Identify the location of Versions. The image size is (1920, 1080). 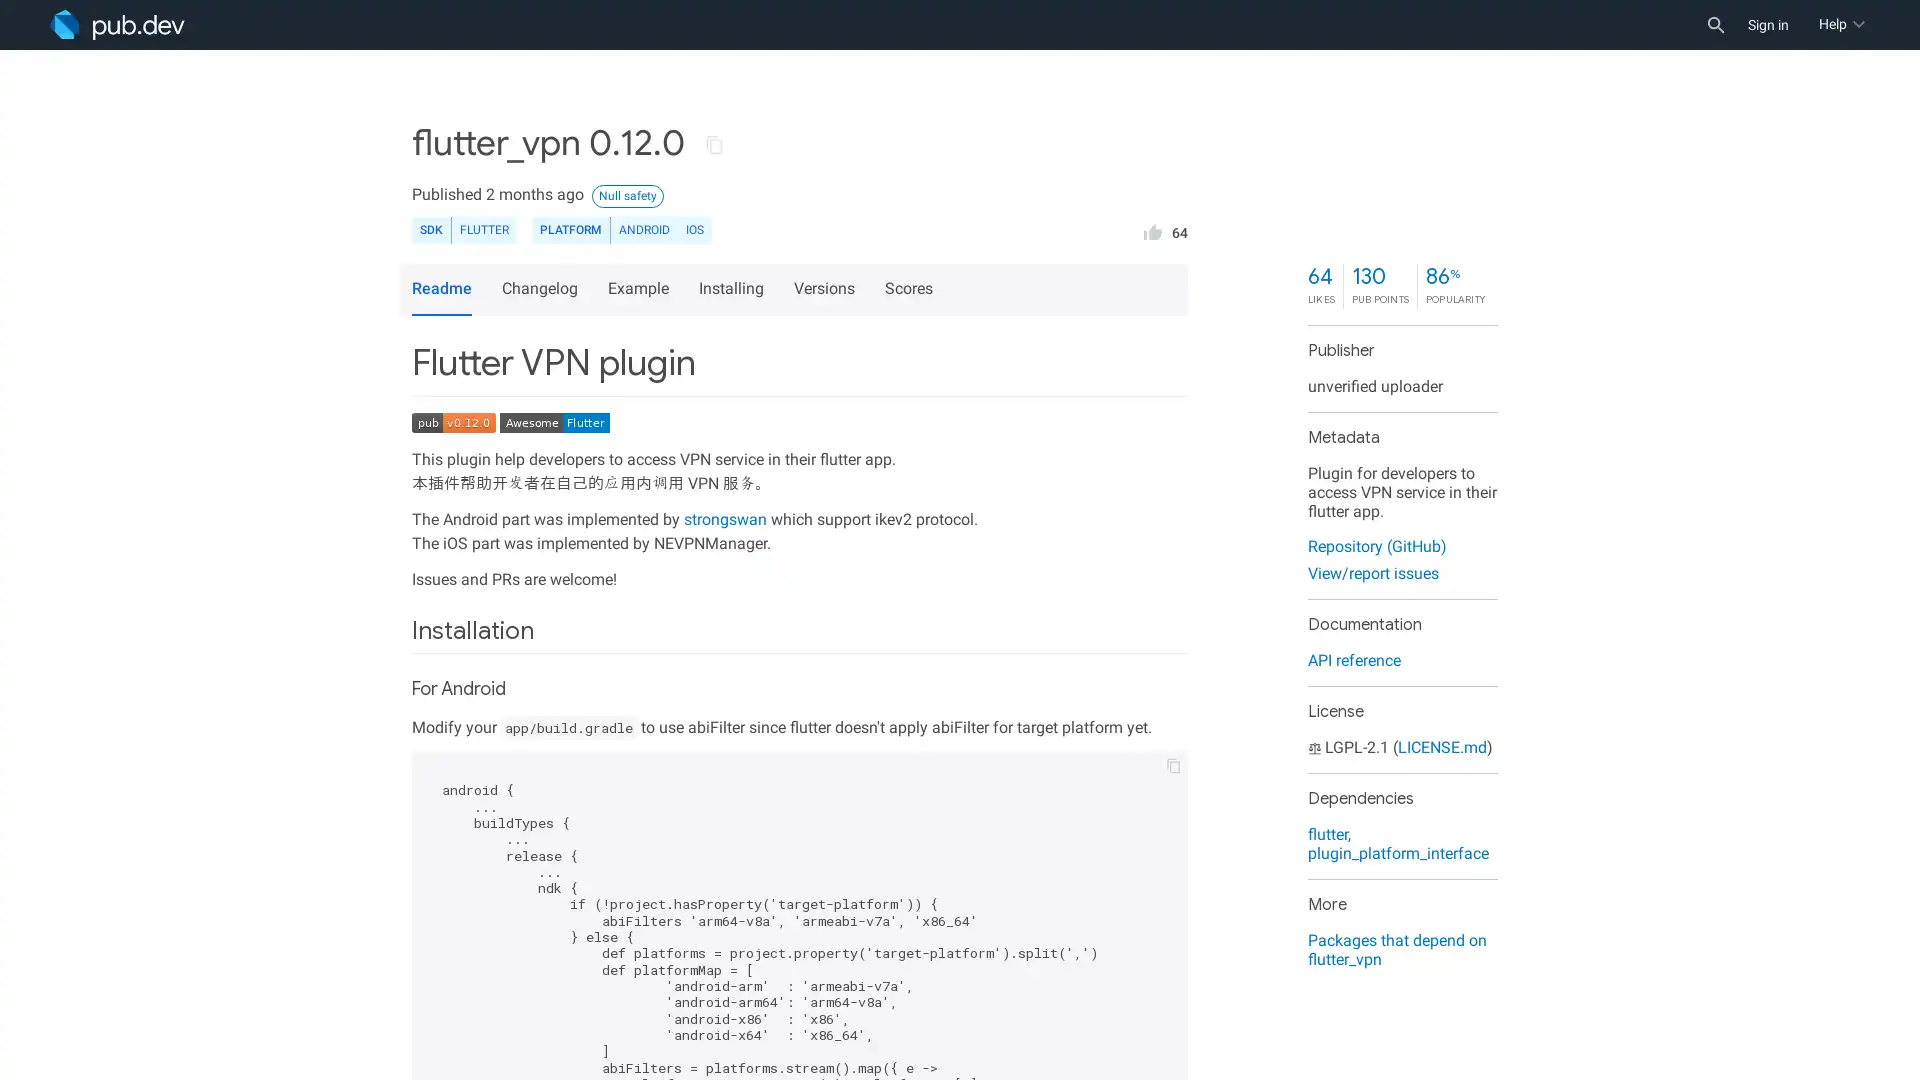
(827, 289).